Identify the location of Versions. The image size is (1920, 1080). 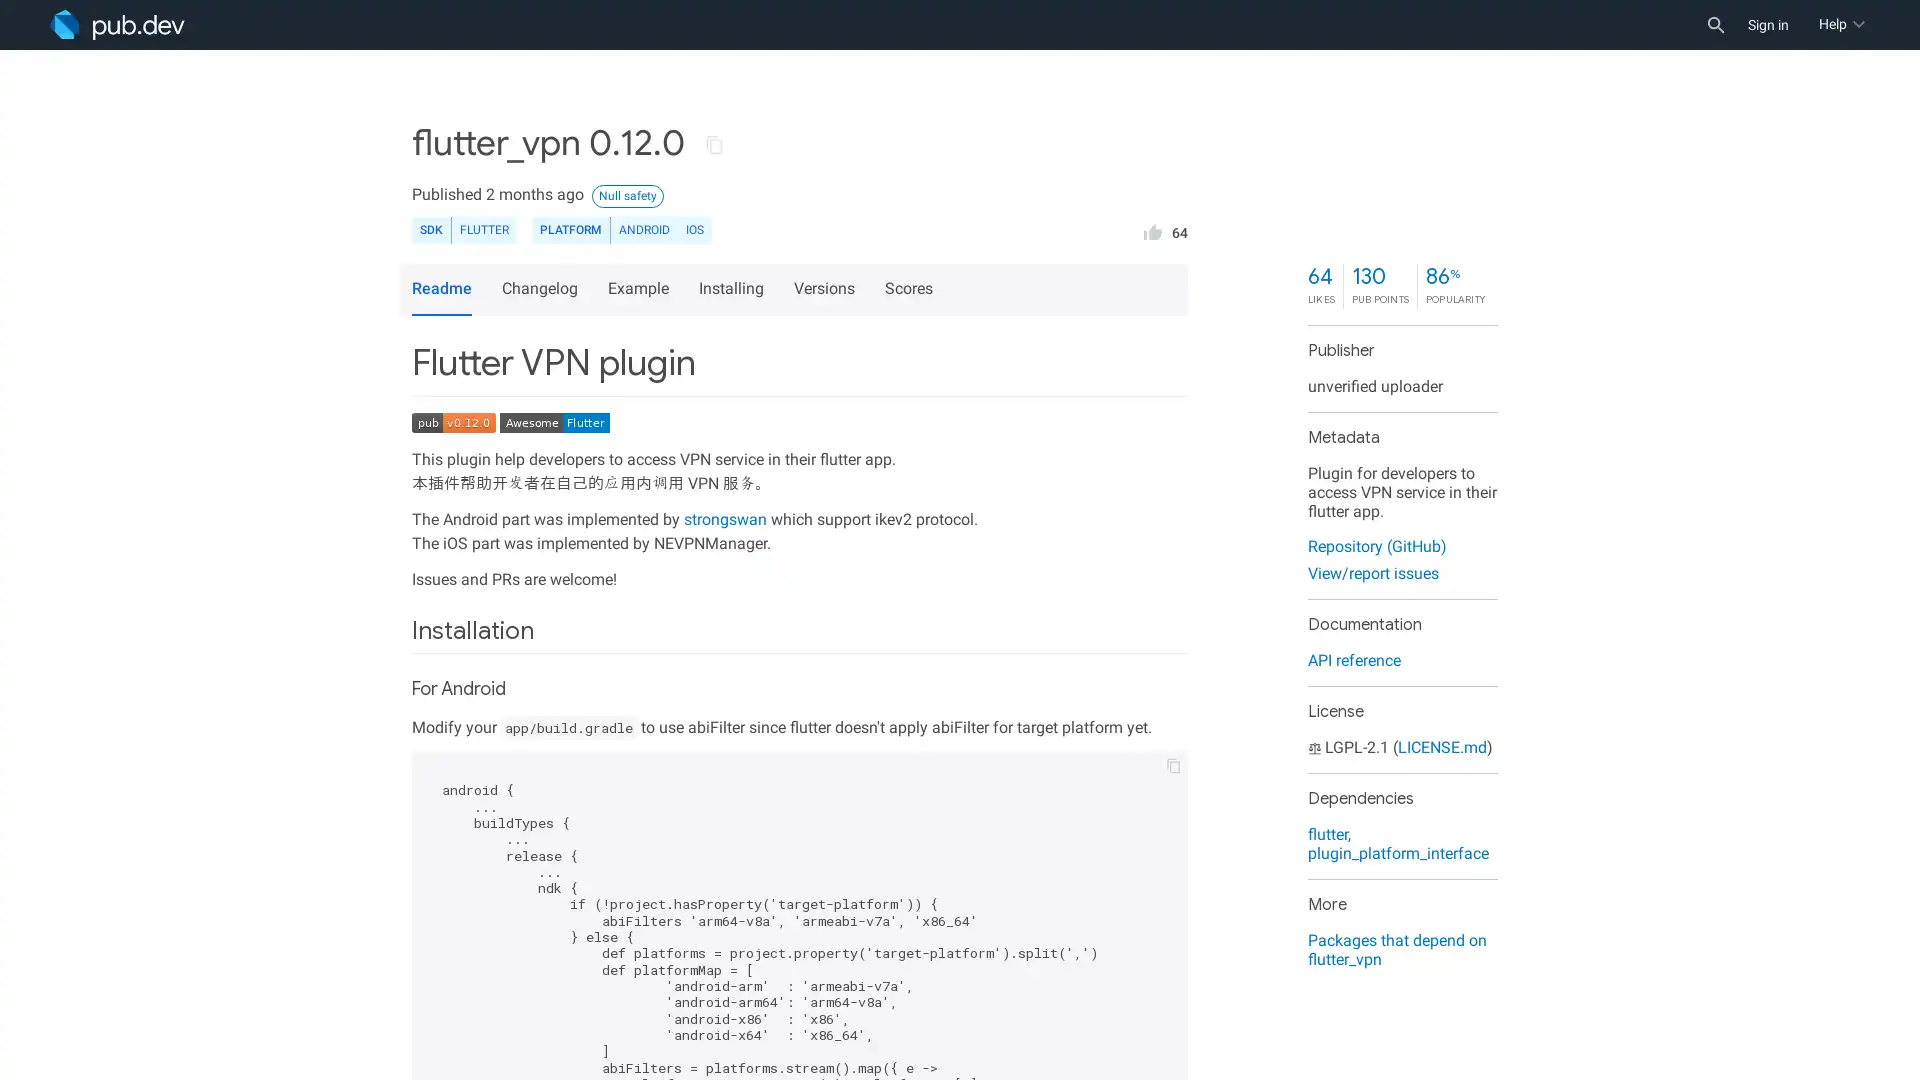
(827, 289).